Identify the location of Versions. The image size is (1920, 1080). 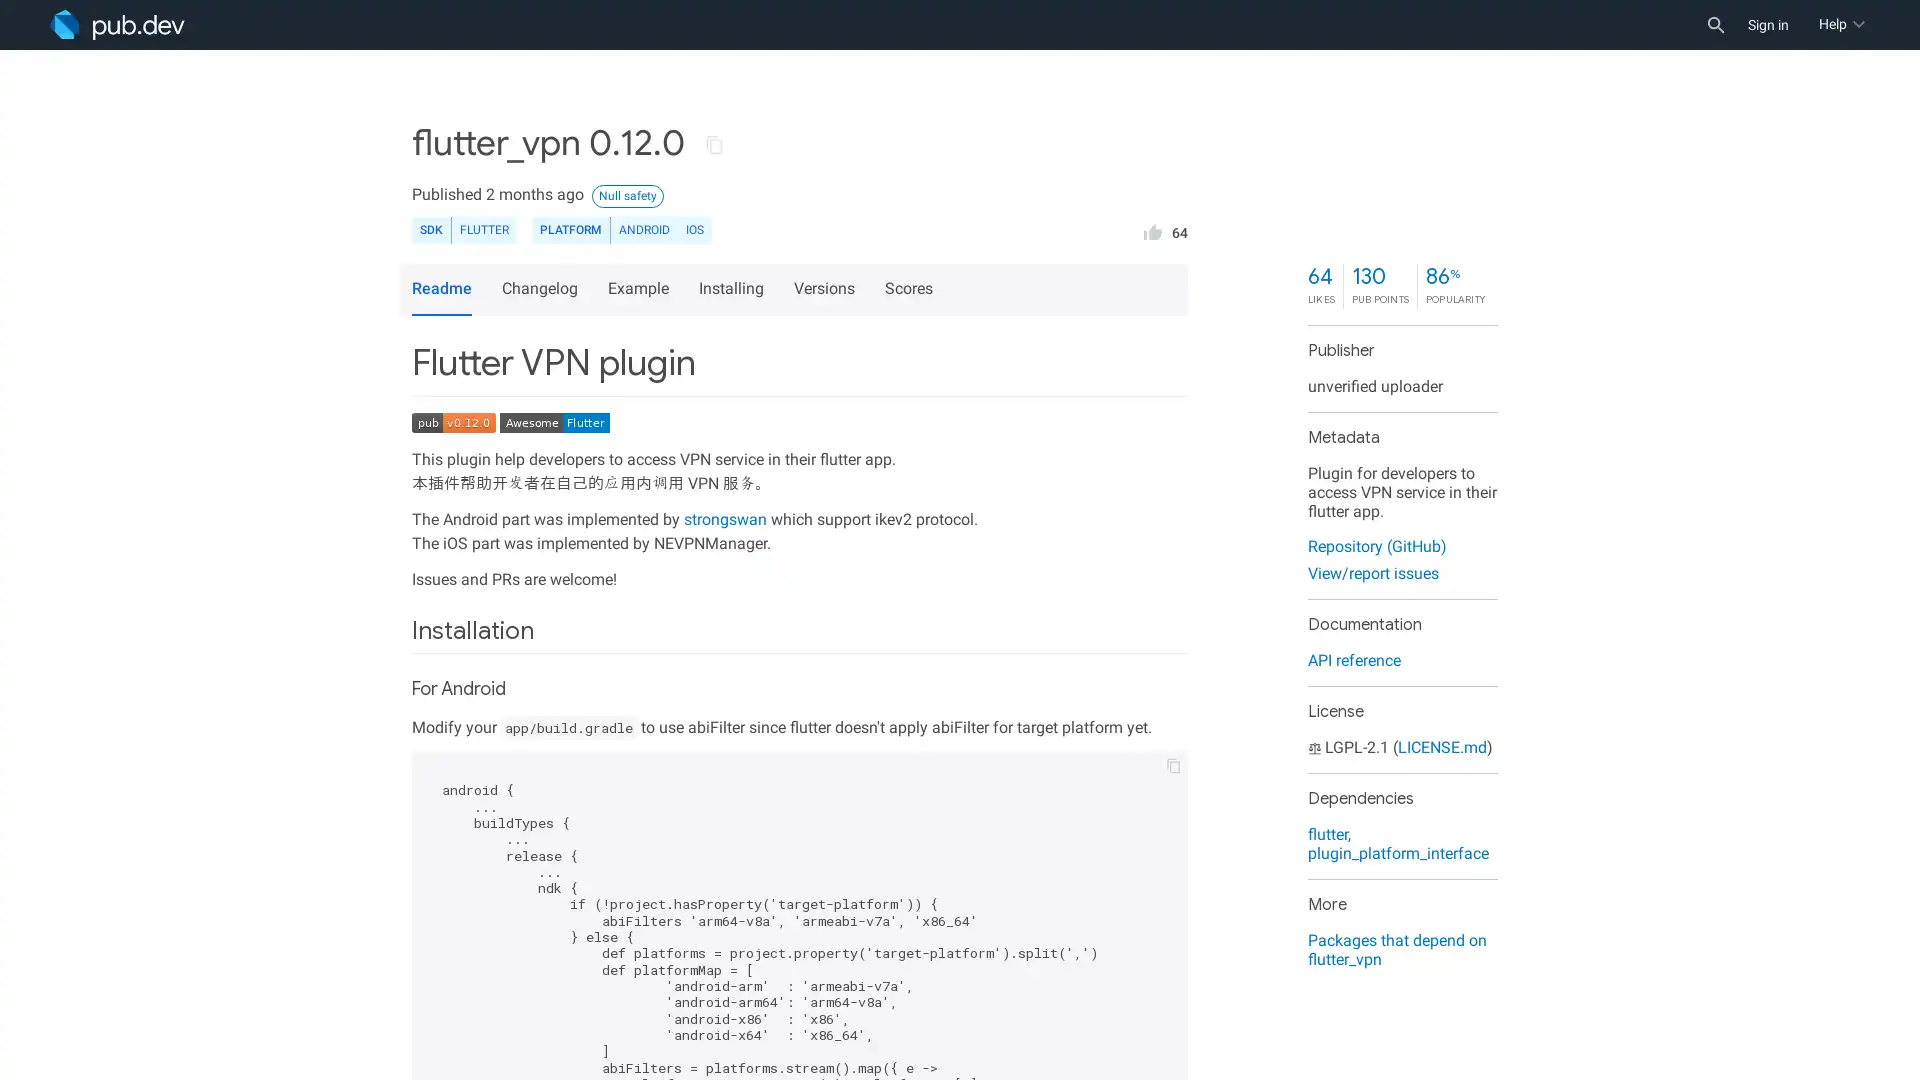
(827, 289).